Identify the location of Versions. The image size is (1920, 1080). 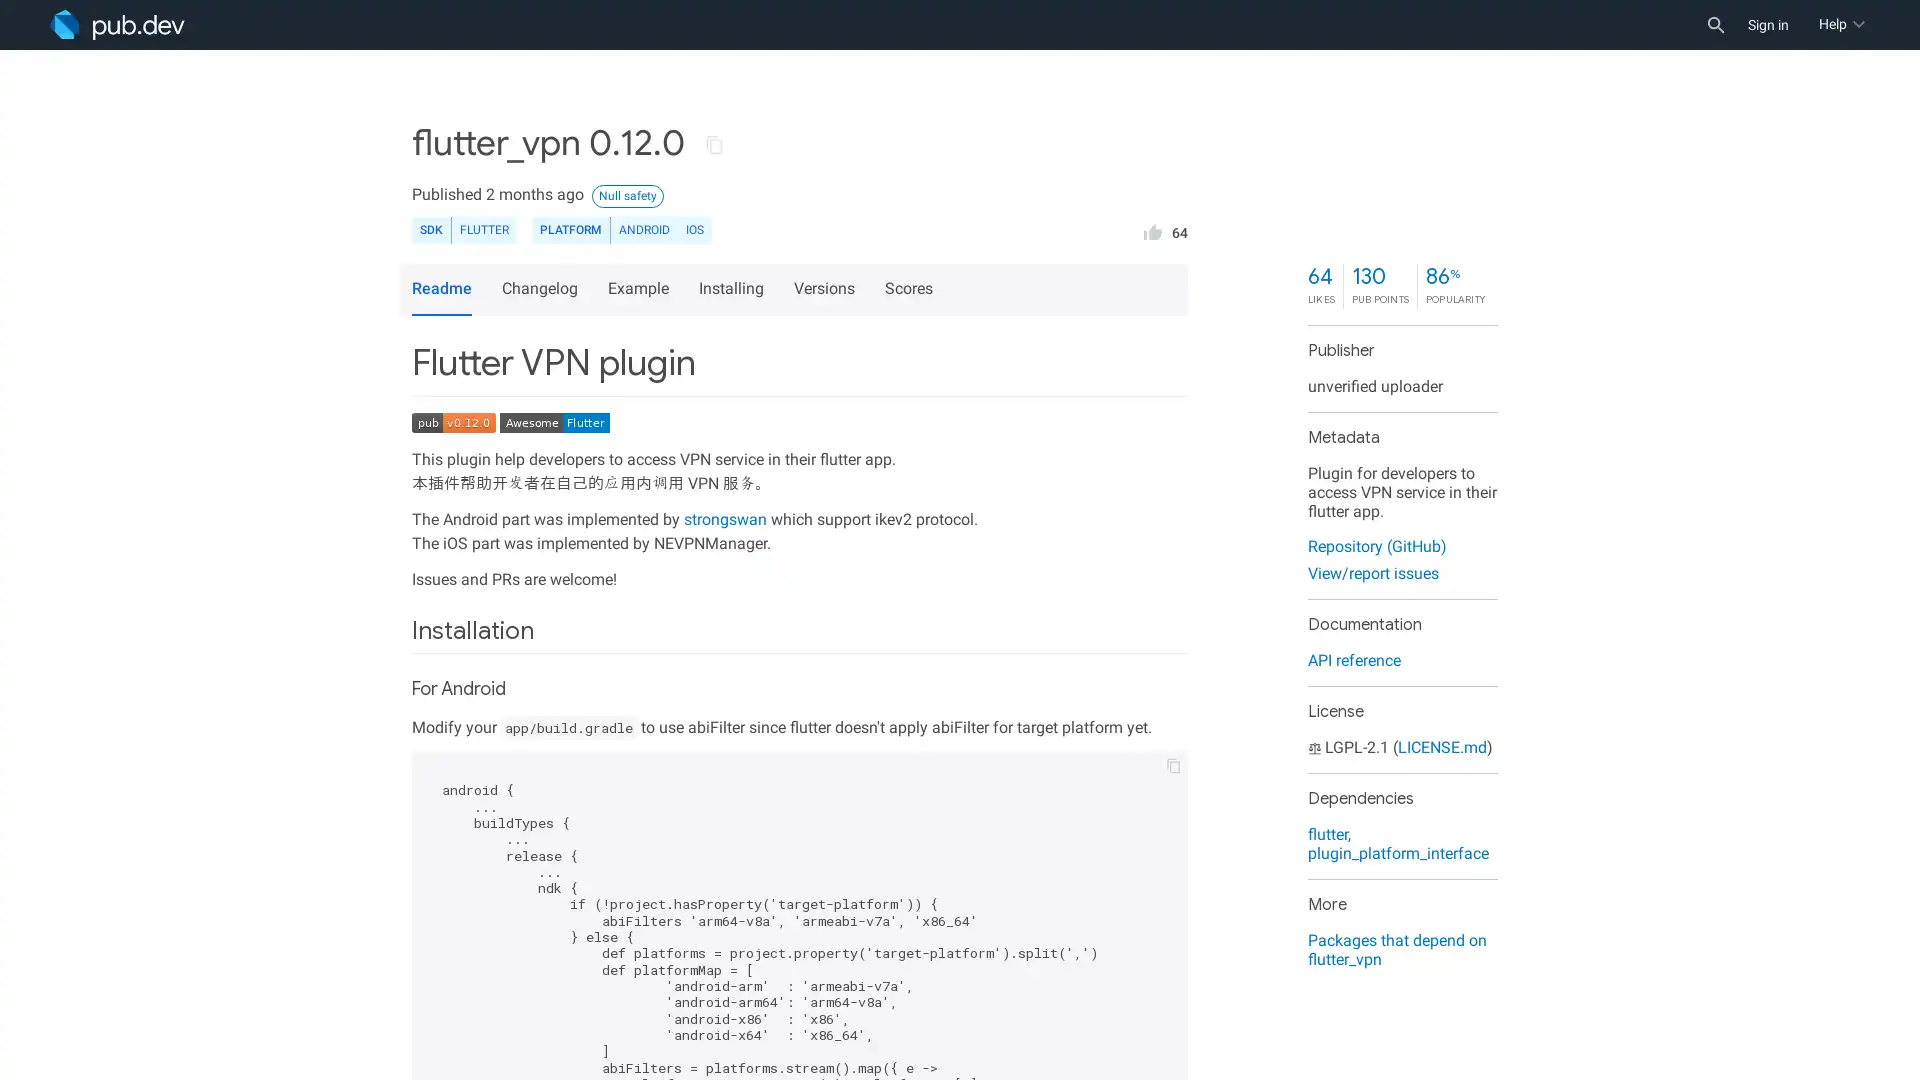
(827, 289).